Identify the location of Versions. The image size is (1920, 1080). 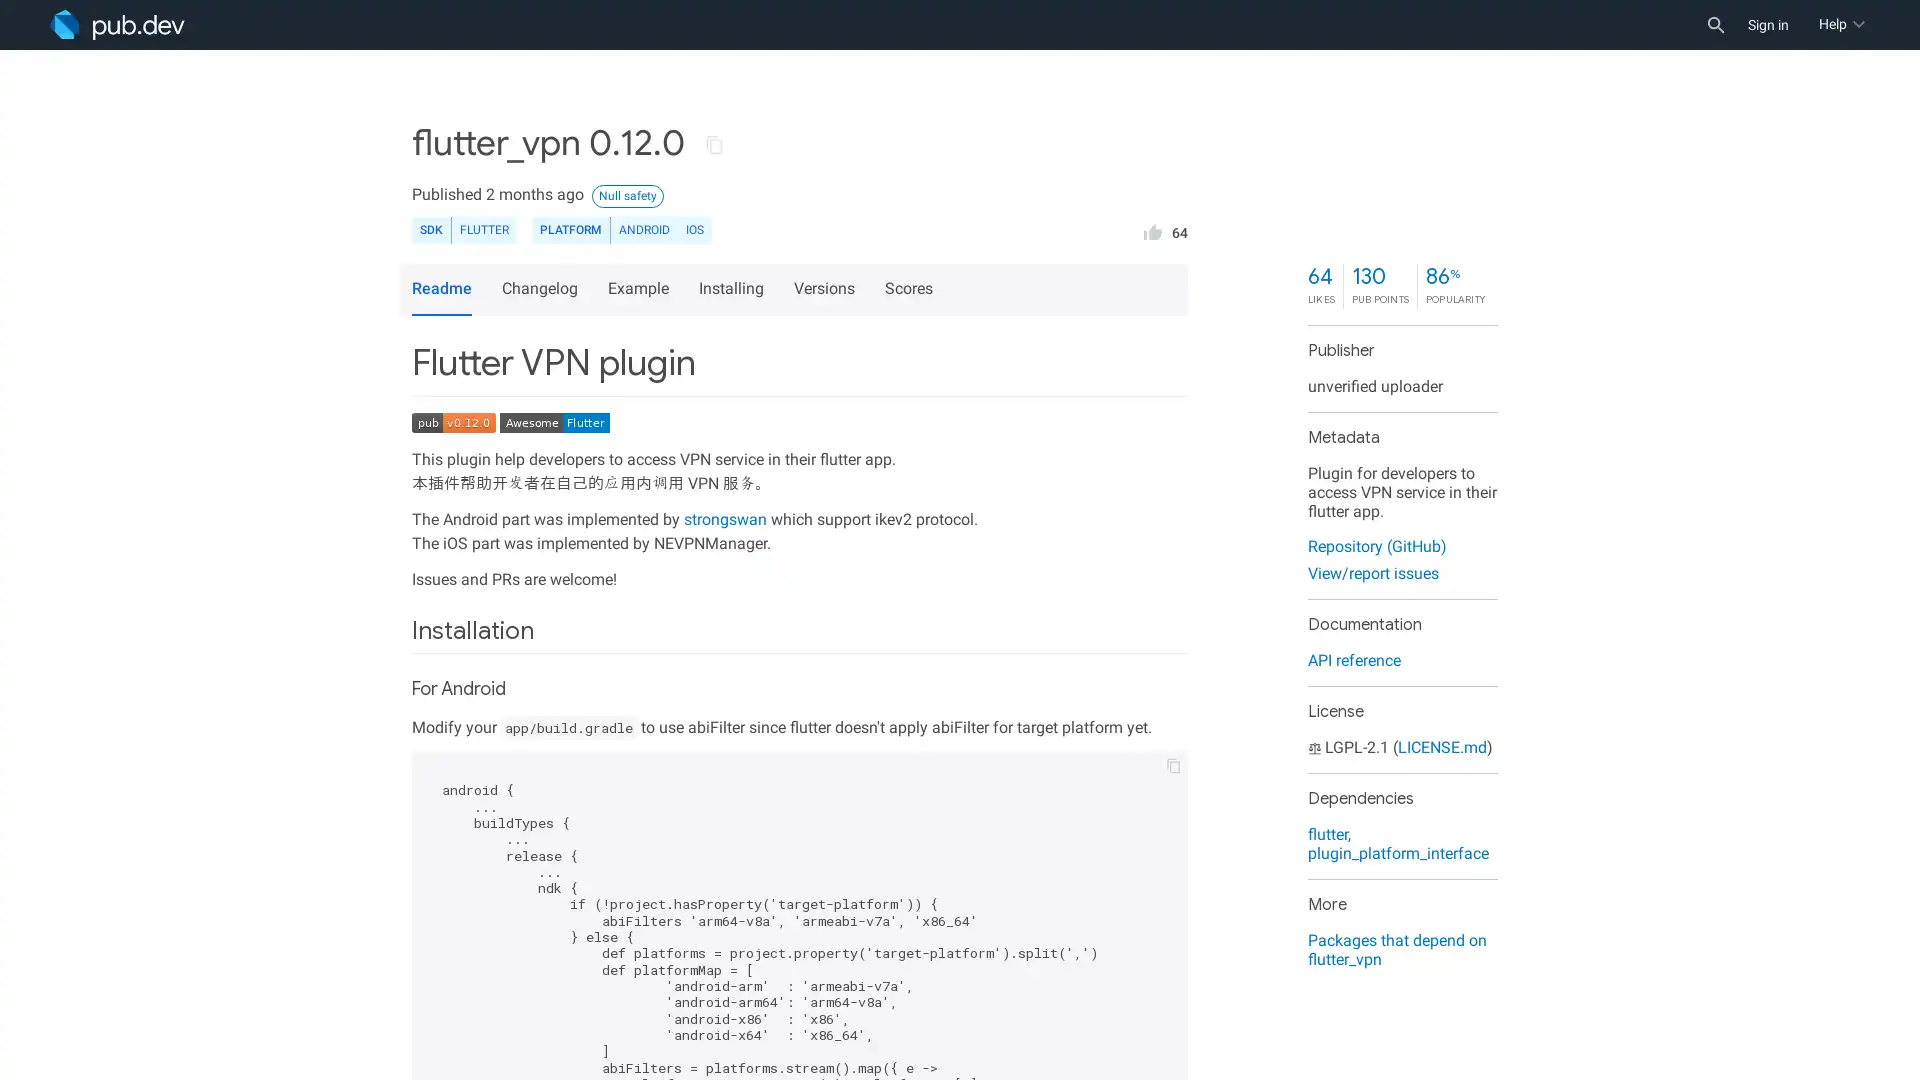
(827, 289).